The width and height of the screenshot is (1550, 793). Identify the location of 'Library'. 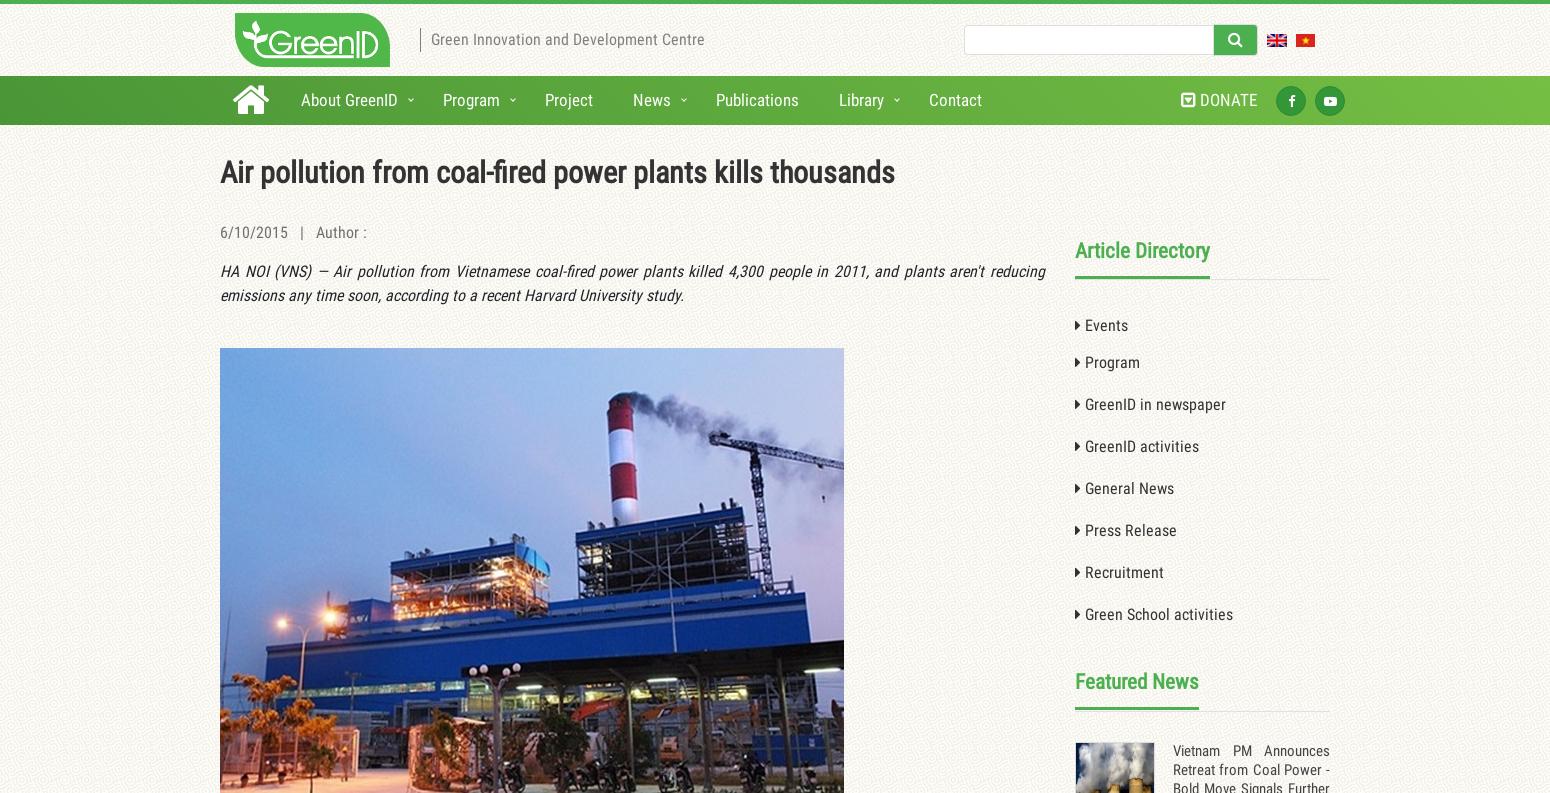
(861, 97).